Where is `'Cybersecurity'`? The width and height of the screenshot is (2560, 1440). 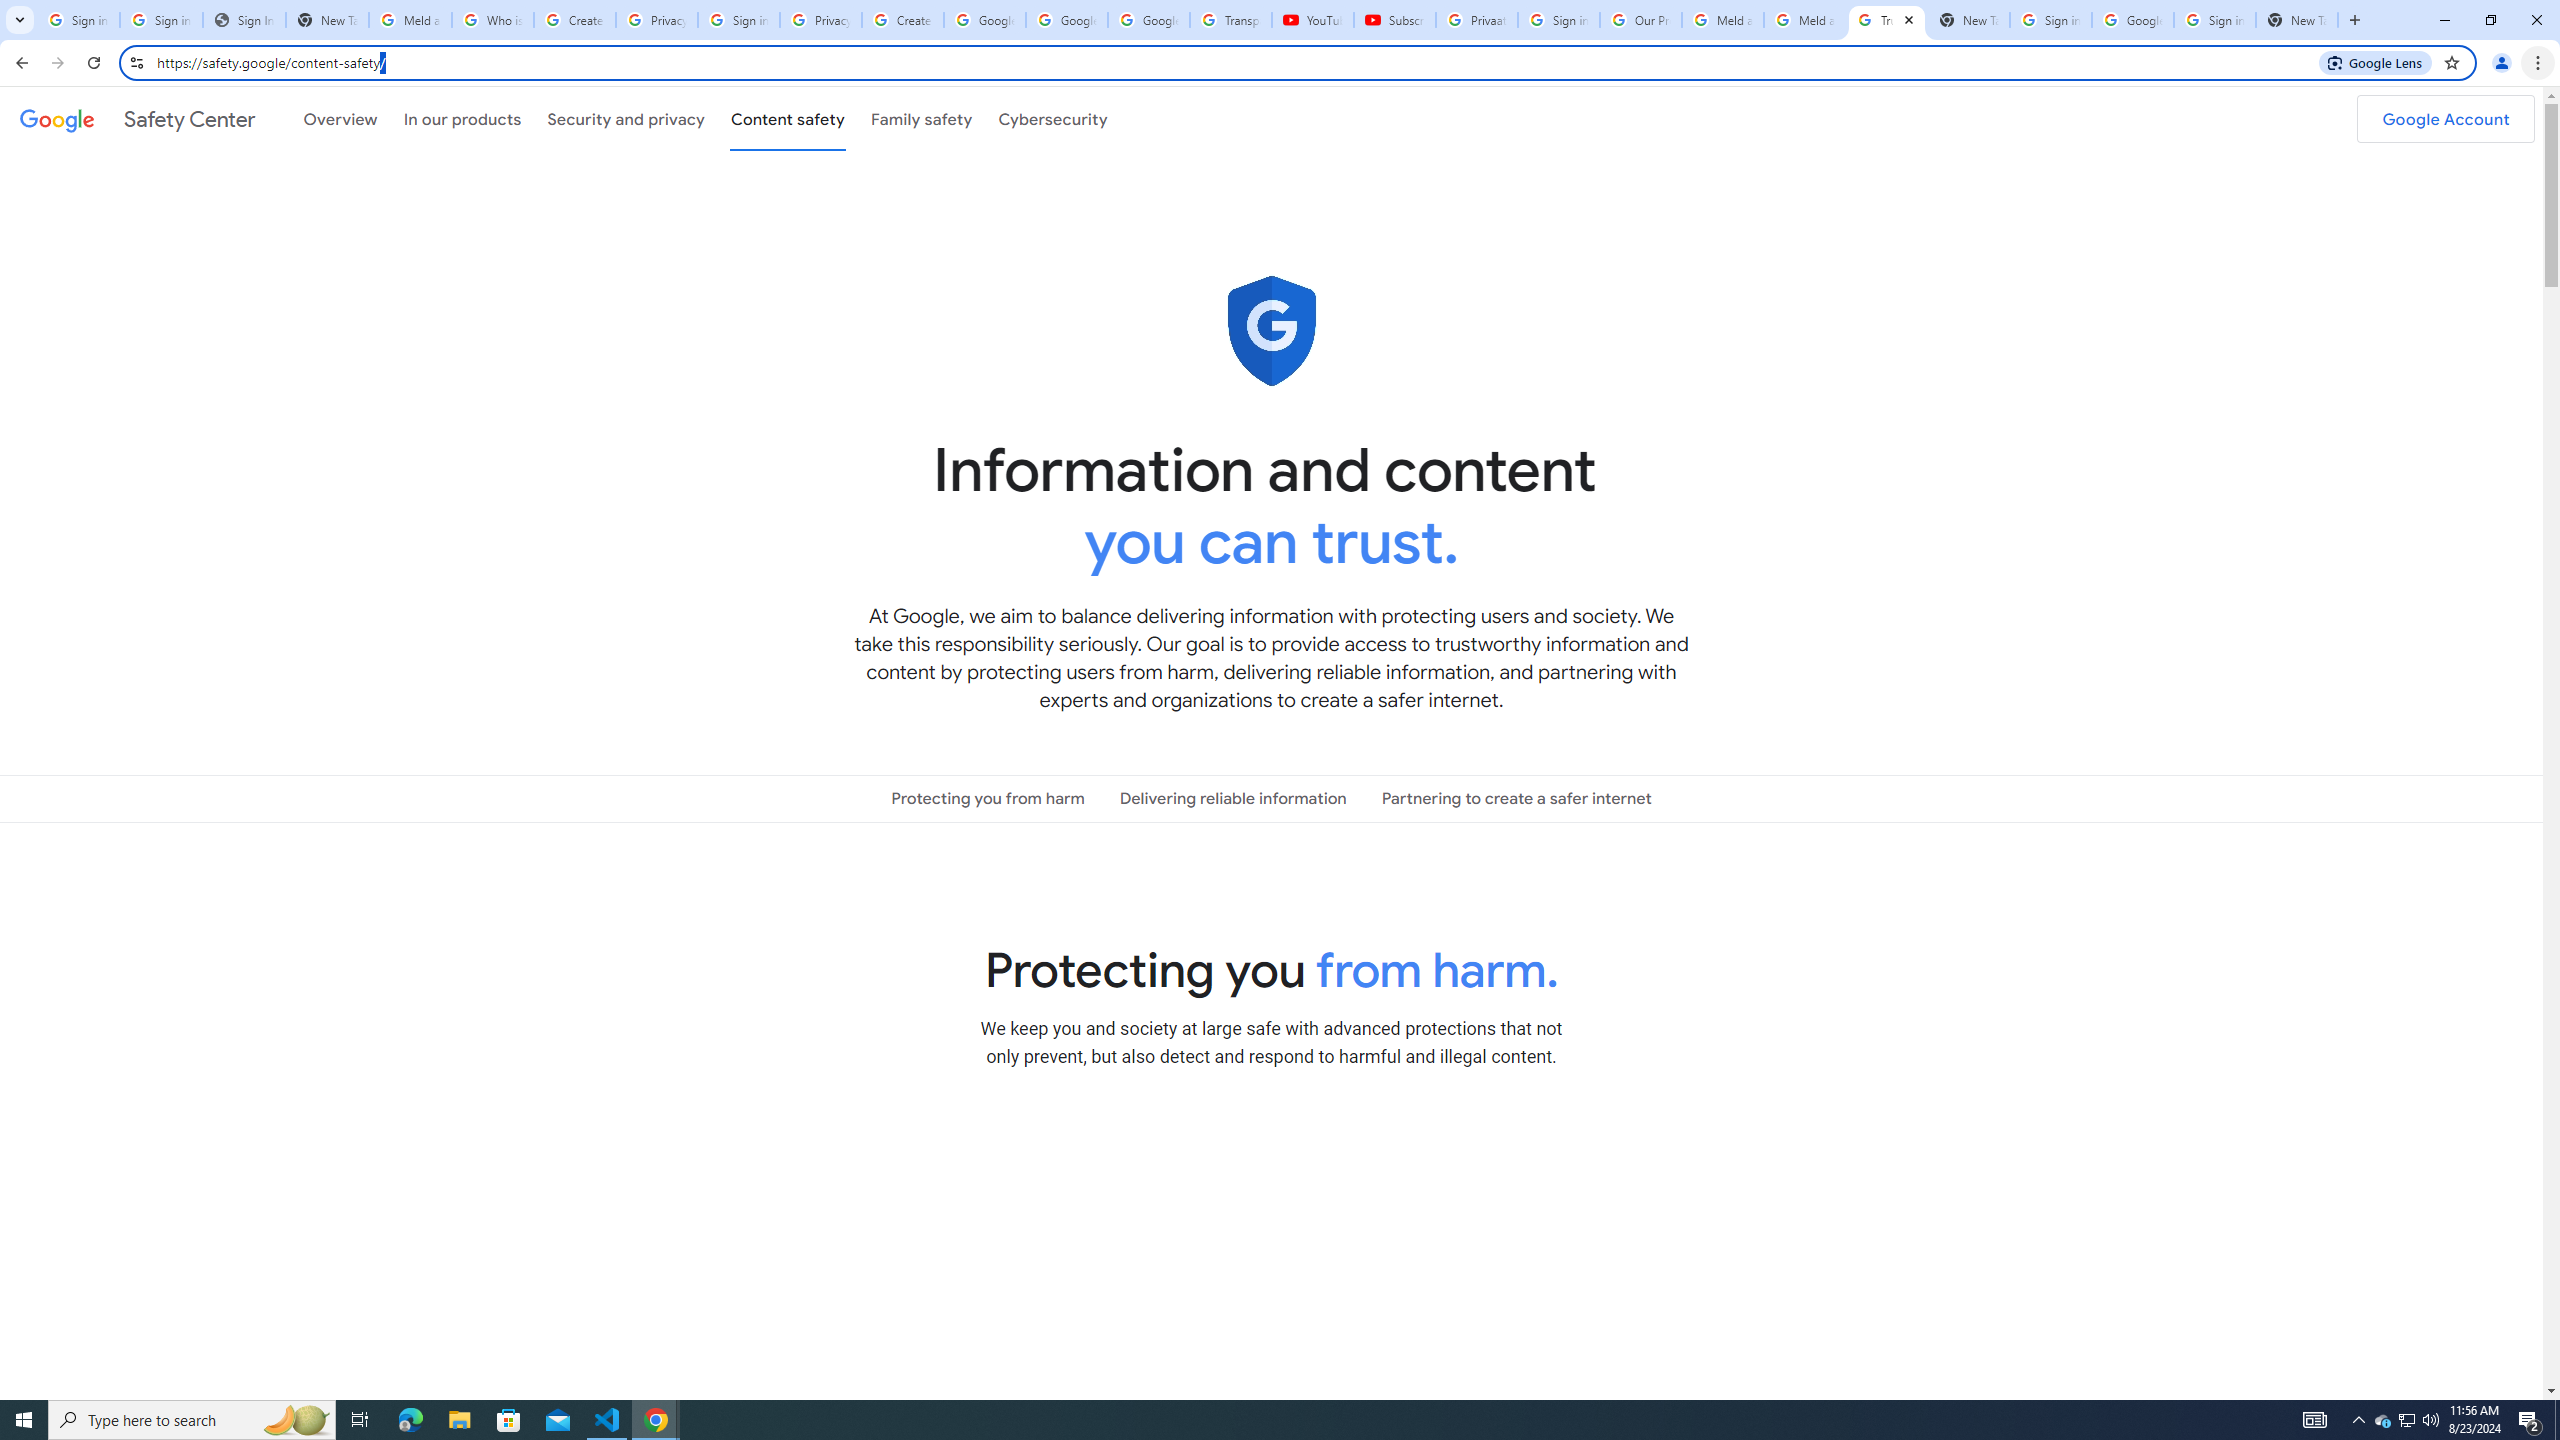 'Cybersecurity' is located at coordinates (1052, 118).